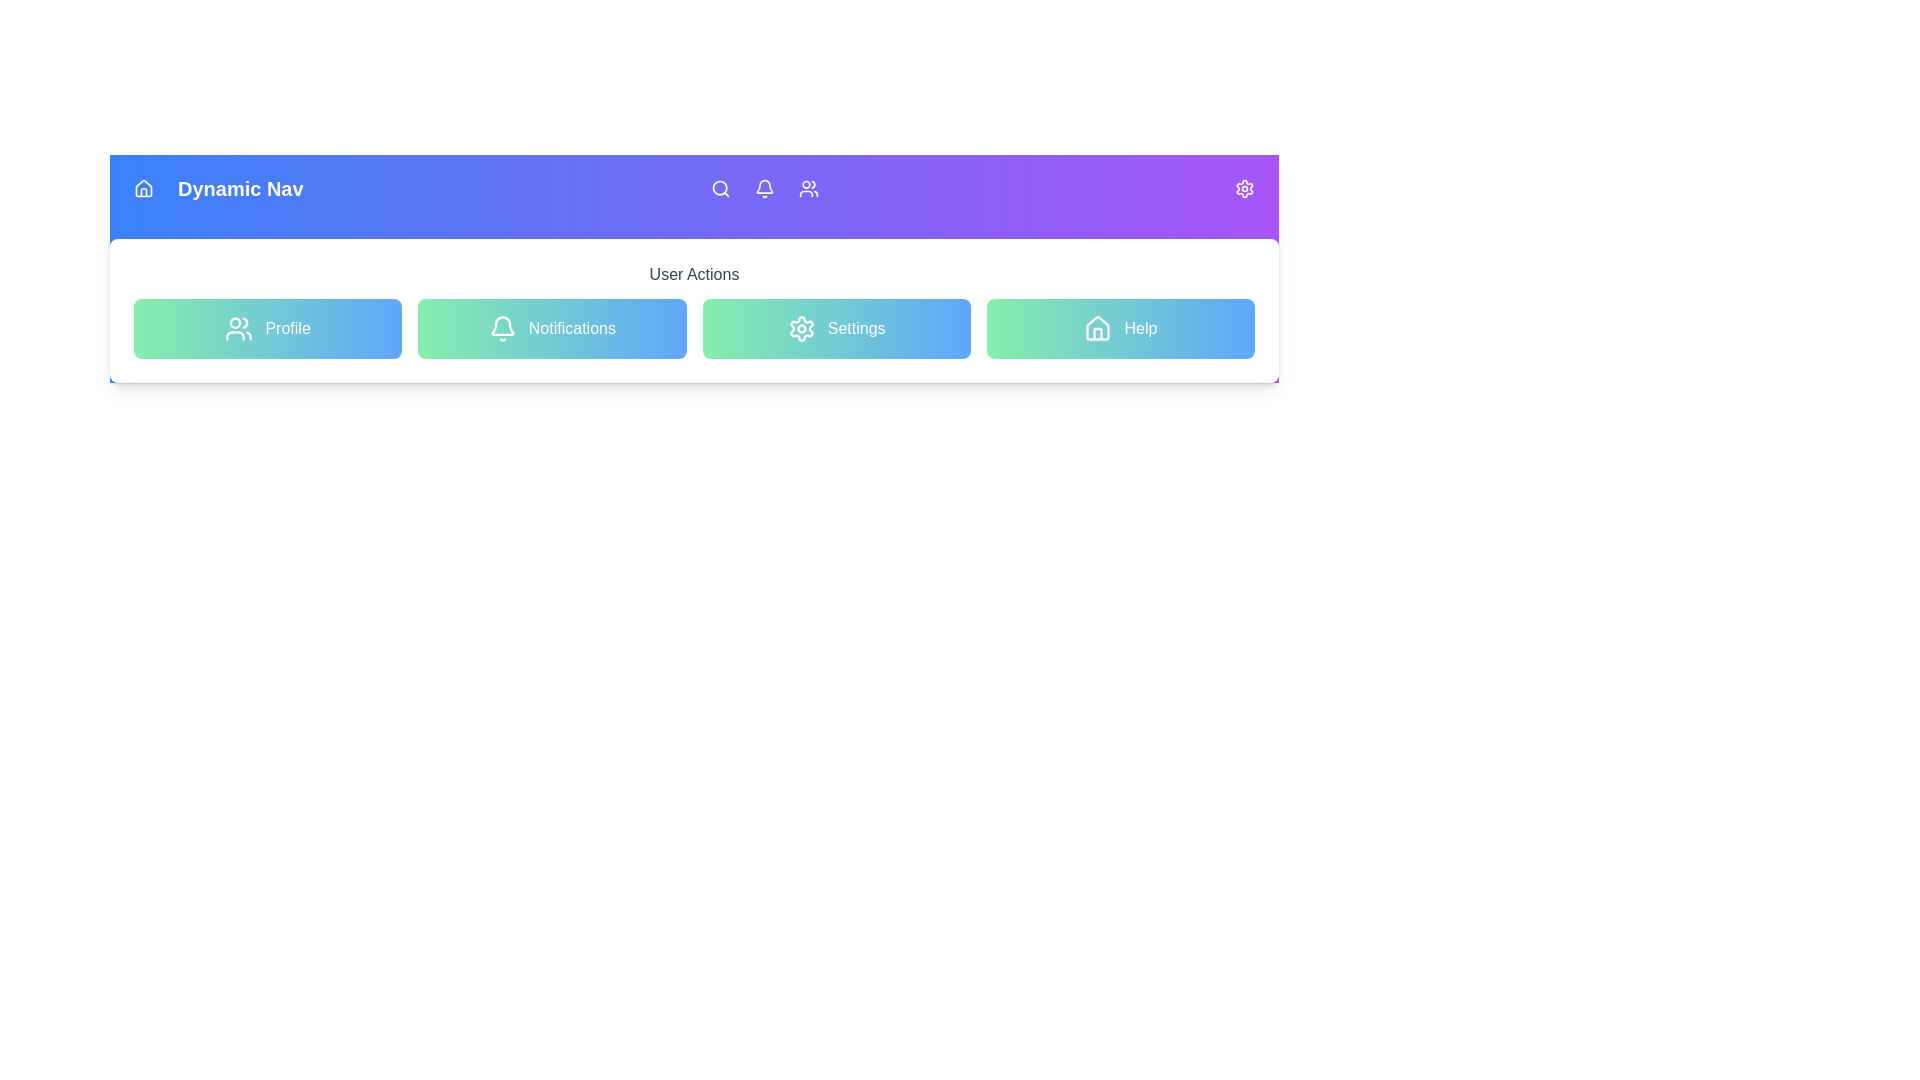 This screenshot has width=1920, height=1080. I want to click on the Bell navigation icon, so click(763, 189).